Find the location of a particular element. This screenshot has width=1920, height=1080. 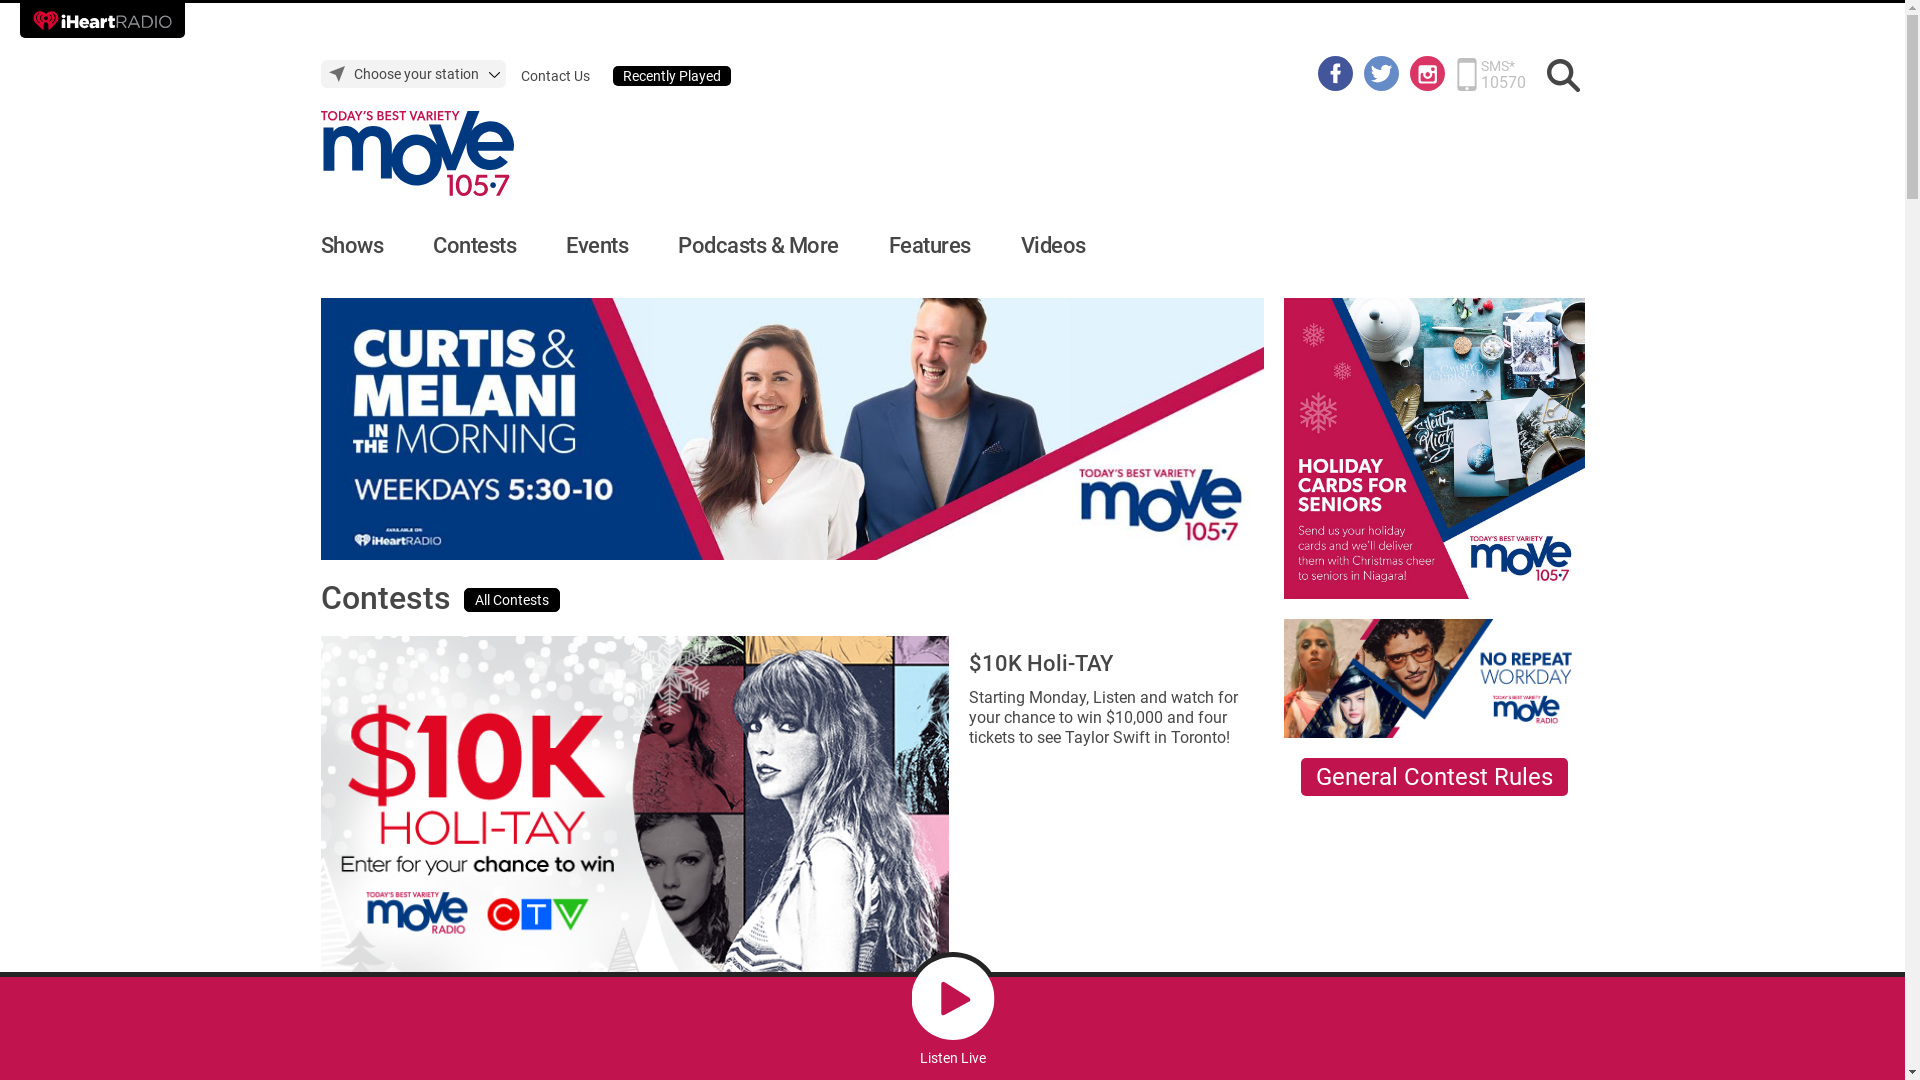

'Choose your station' is located at coordinates (411, 72).